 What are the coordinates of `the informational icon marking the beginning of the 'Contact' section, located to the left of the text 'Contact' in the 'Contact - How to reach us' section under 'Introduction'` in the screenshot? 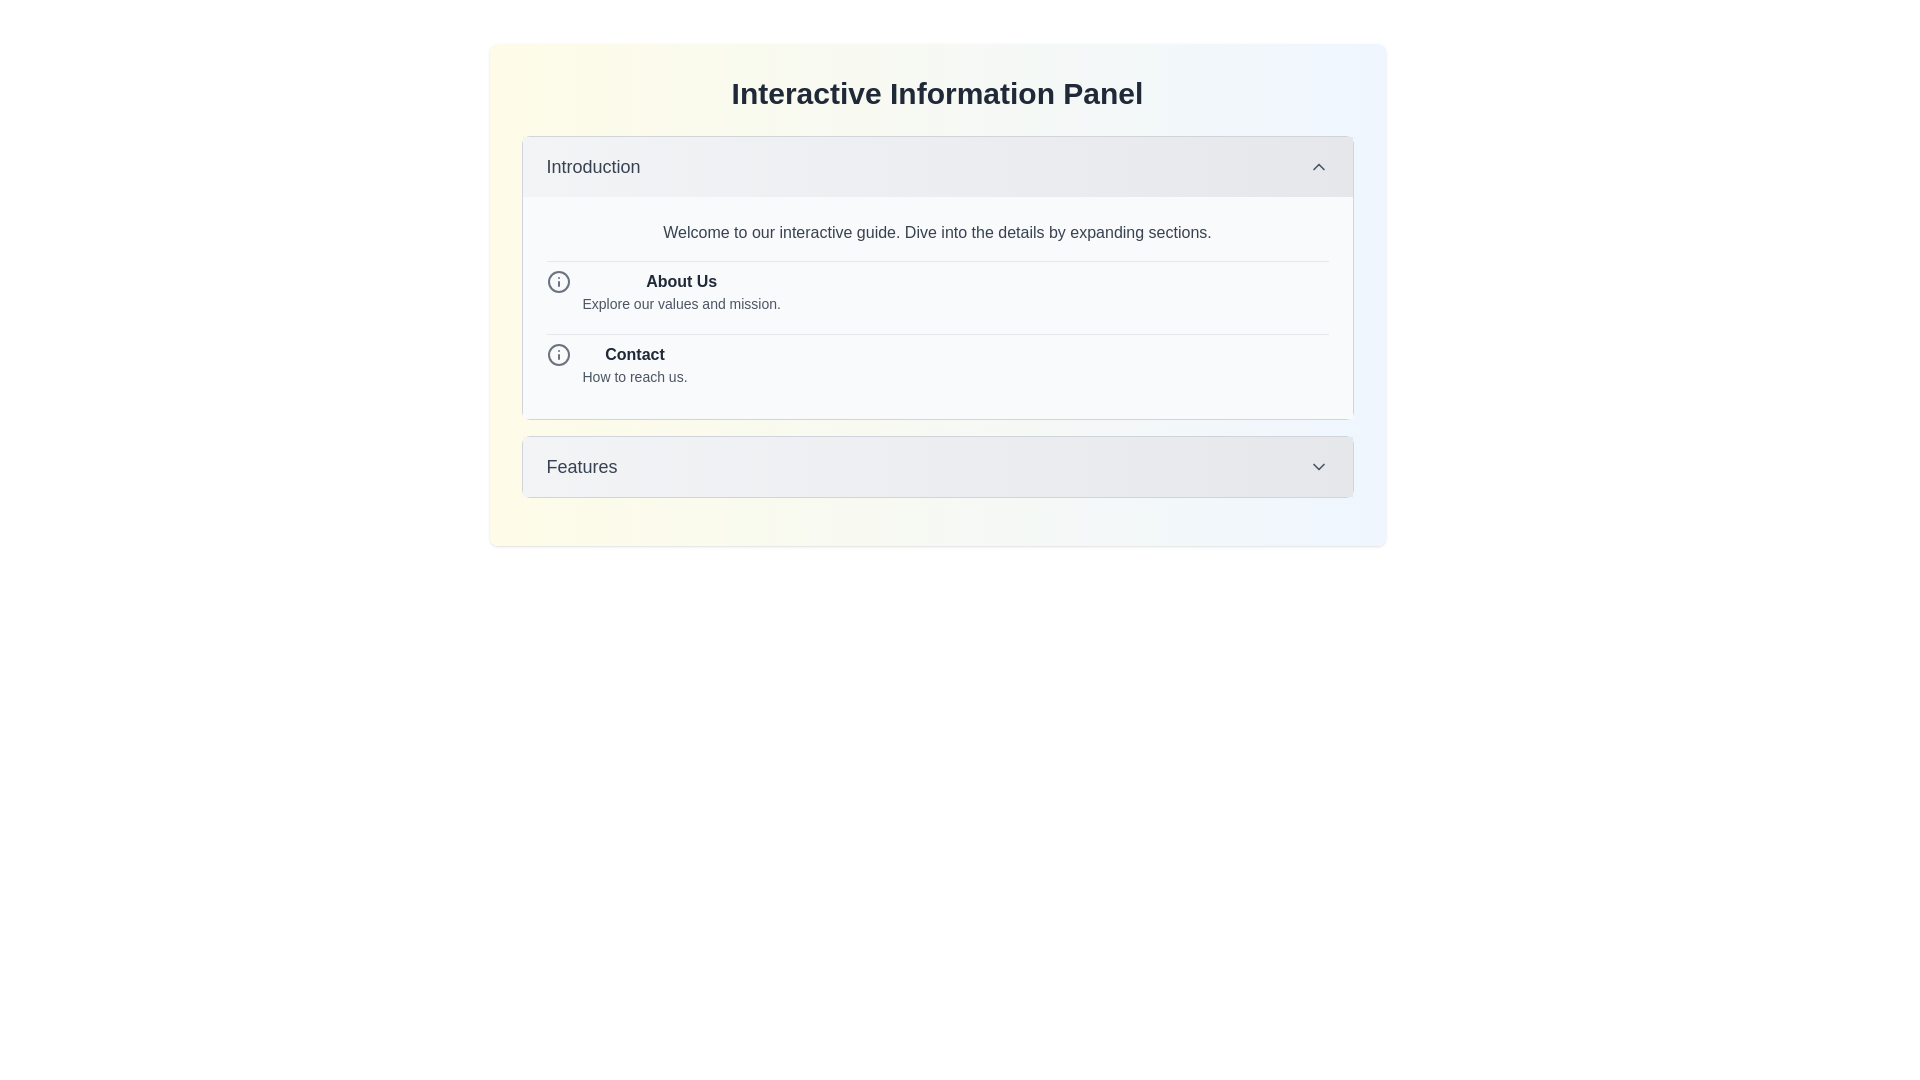 It's located at (558, 353).